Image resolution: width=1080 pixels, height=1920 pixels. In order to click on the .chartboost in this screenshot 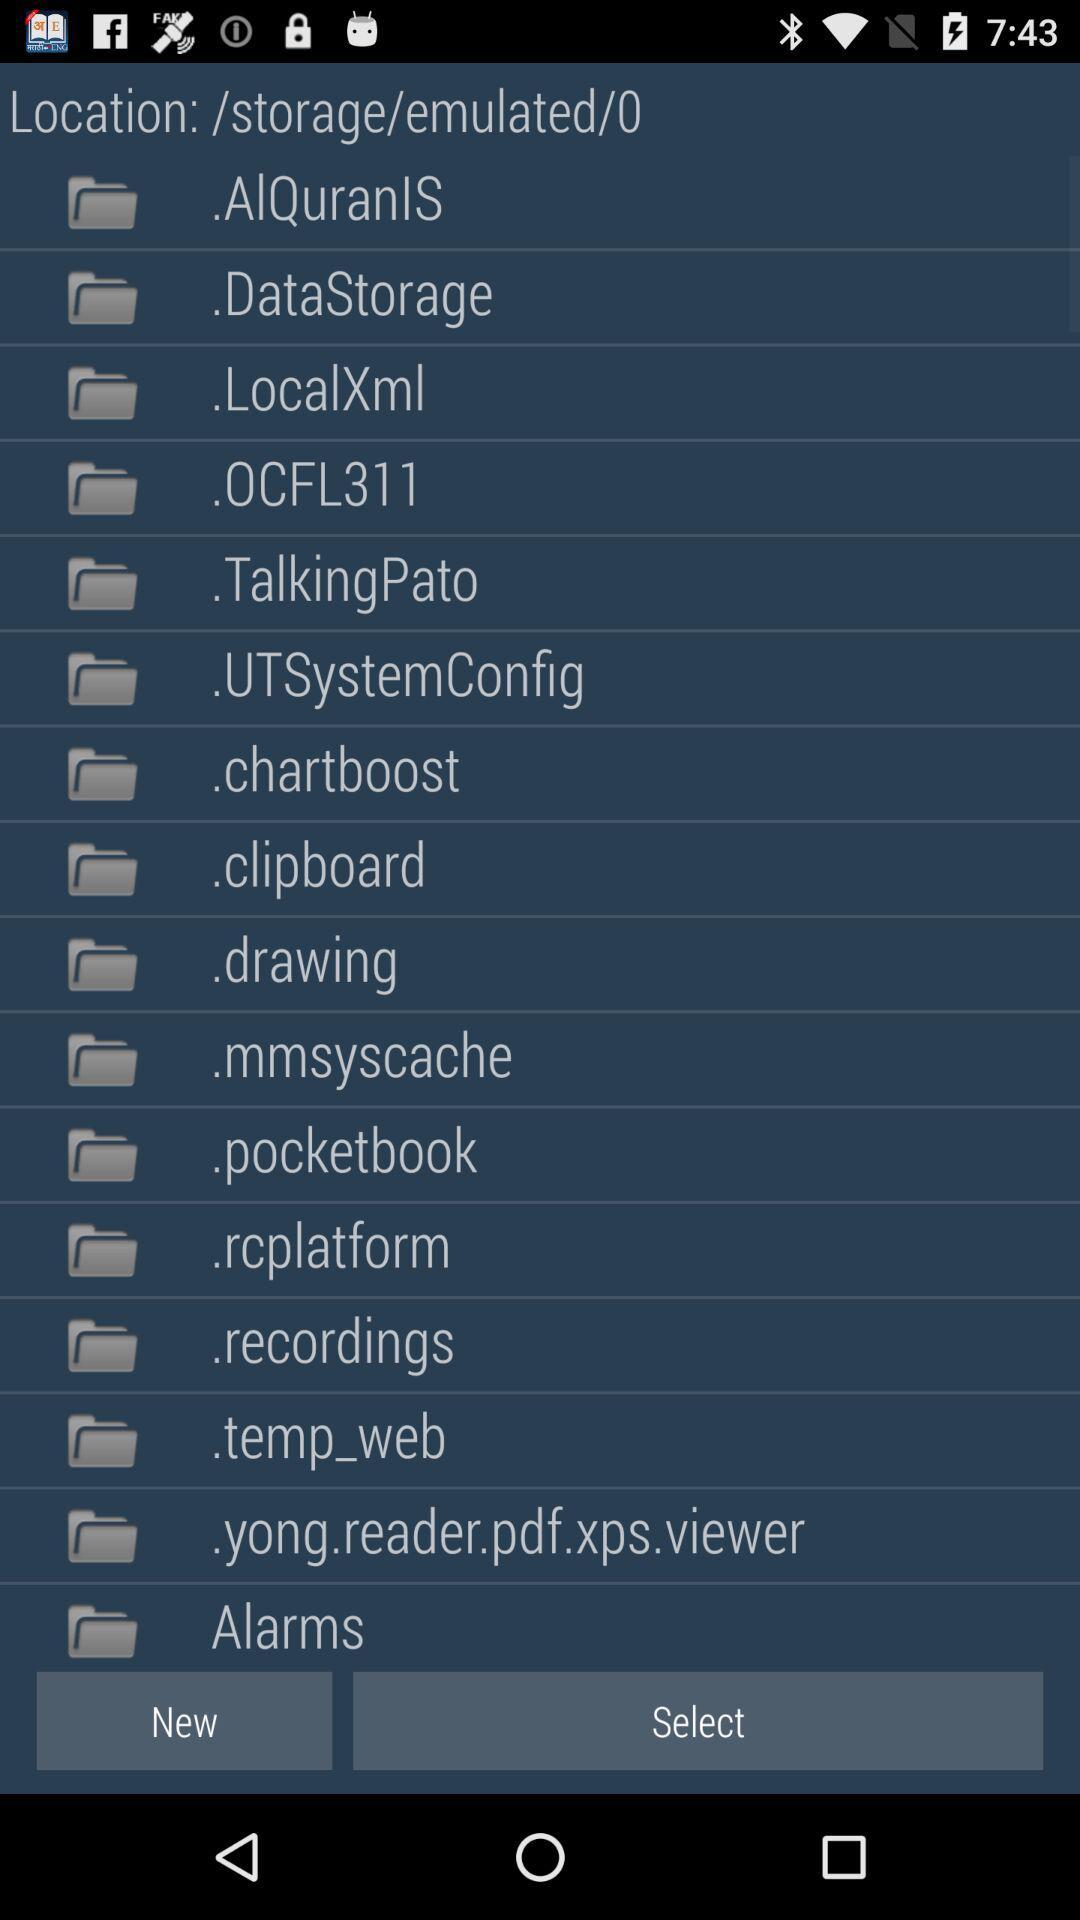, I will do `click(334, 772)`.